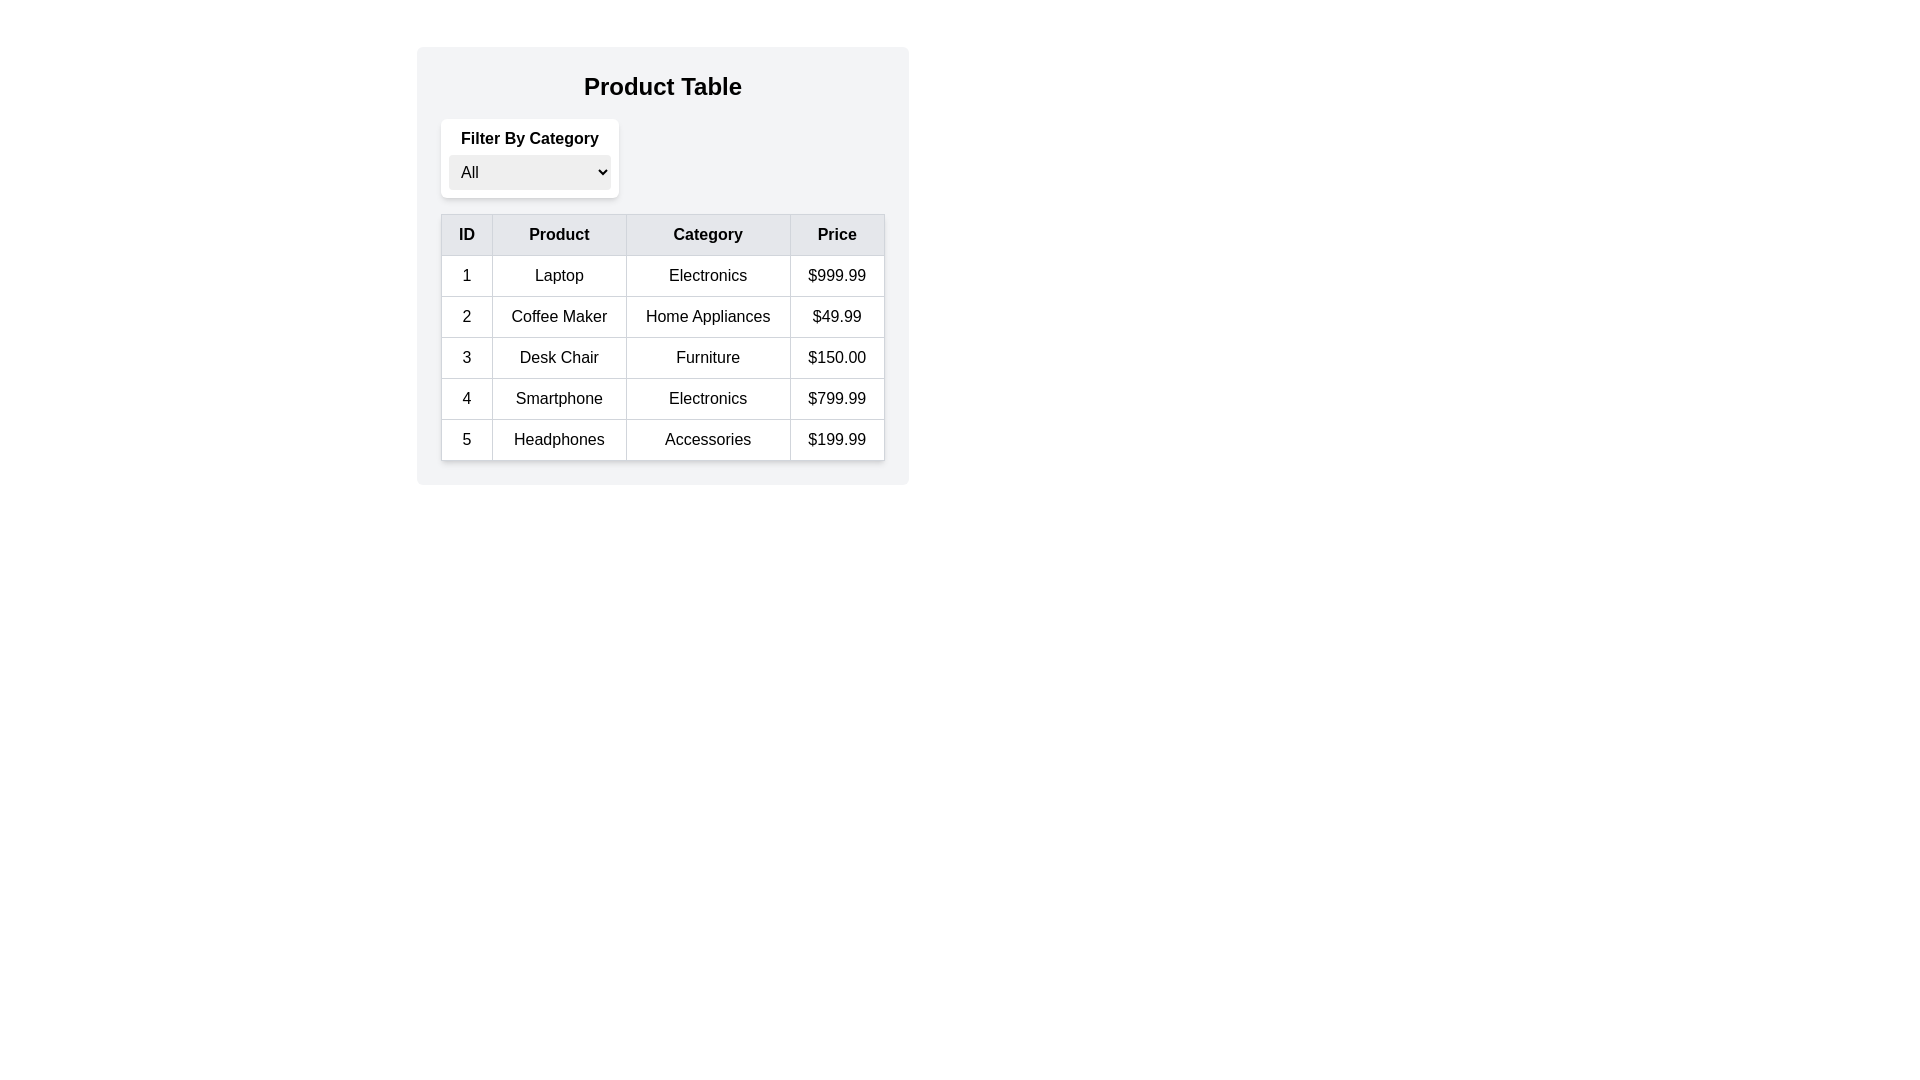 The image size is (1920, 1080). I want to click on the static text displaying the price of the item, located in the fourth column of the first row of the table, so click(837, 276).